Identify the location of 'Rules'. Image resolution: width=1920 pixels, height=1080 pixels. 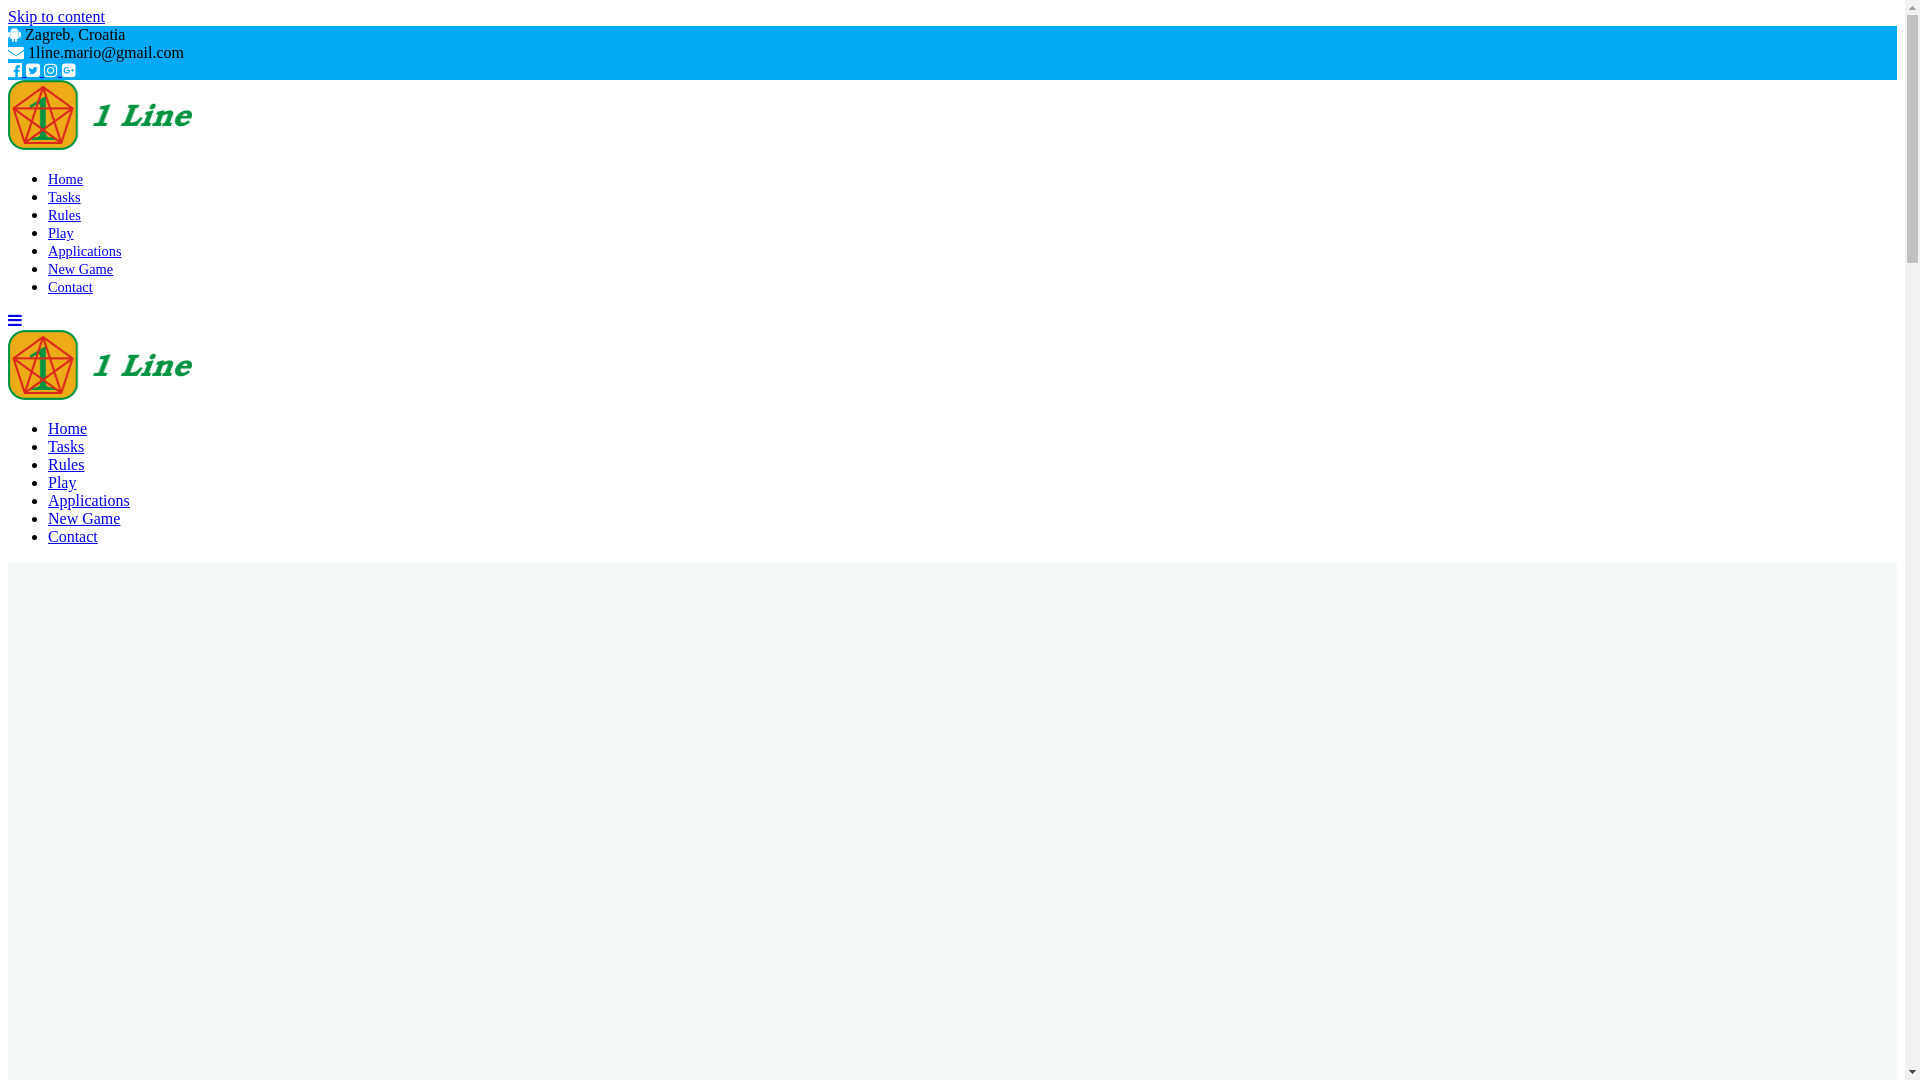
(66, 464).